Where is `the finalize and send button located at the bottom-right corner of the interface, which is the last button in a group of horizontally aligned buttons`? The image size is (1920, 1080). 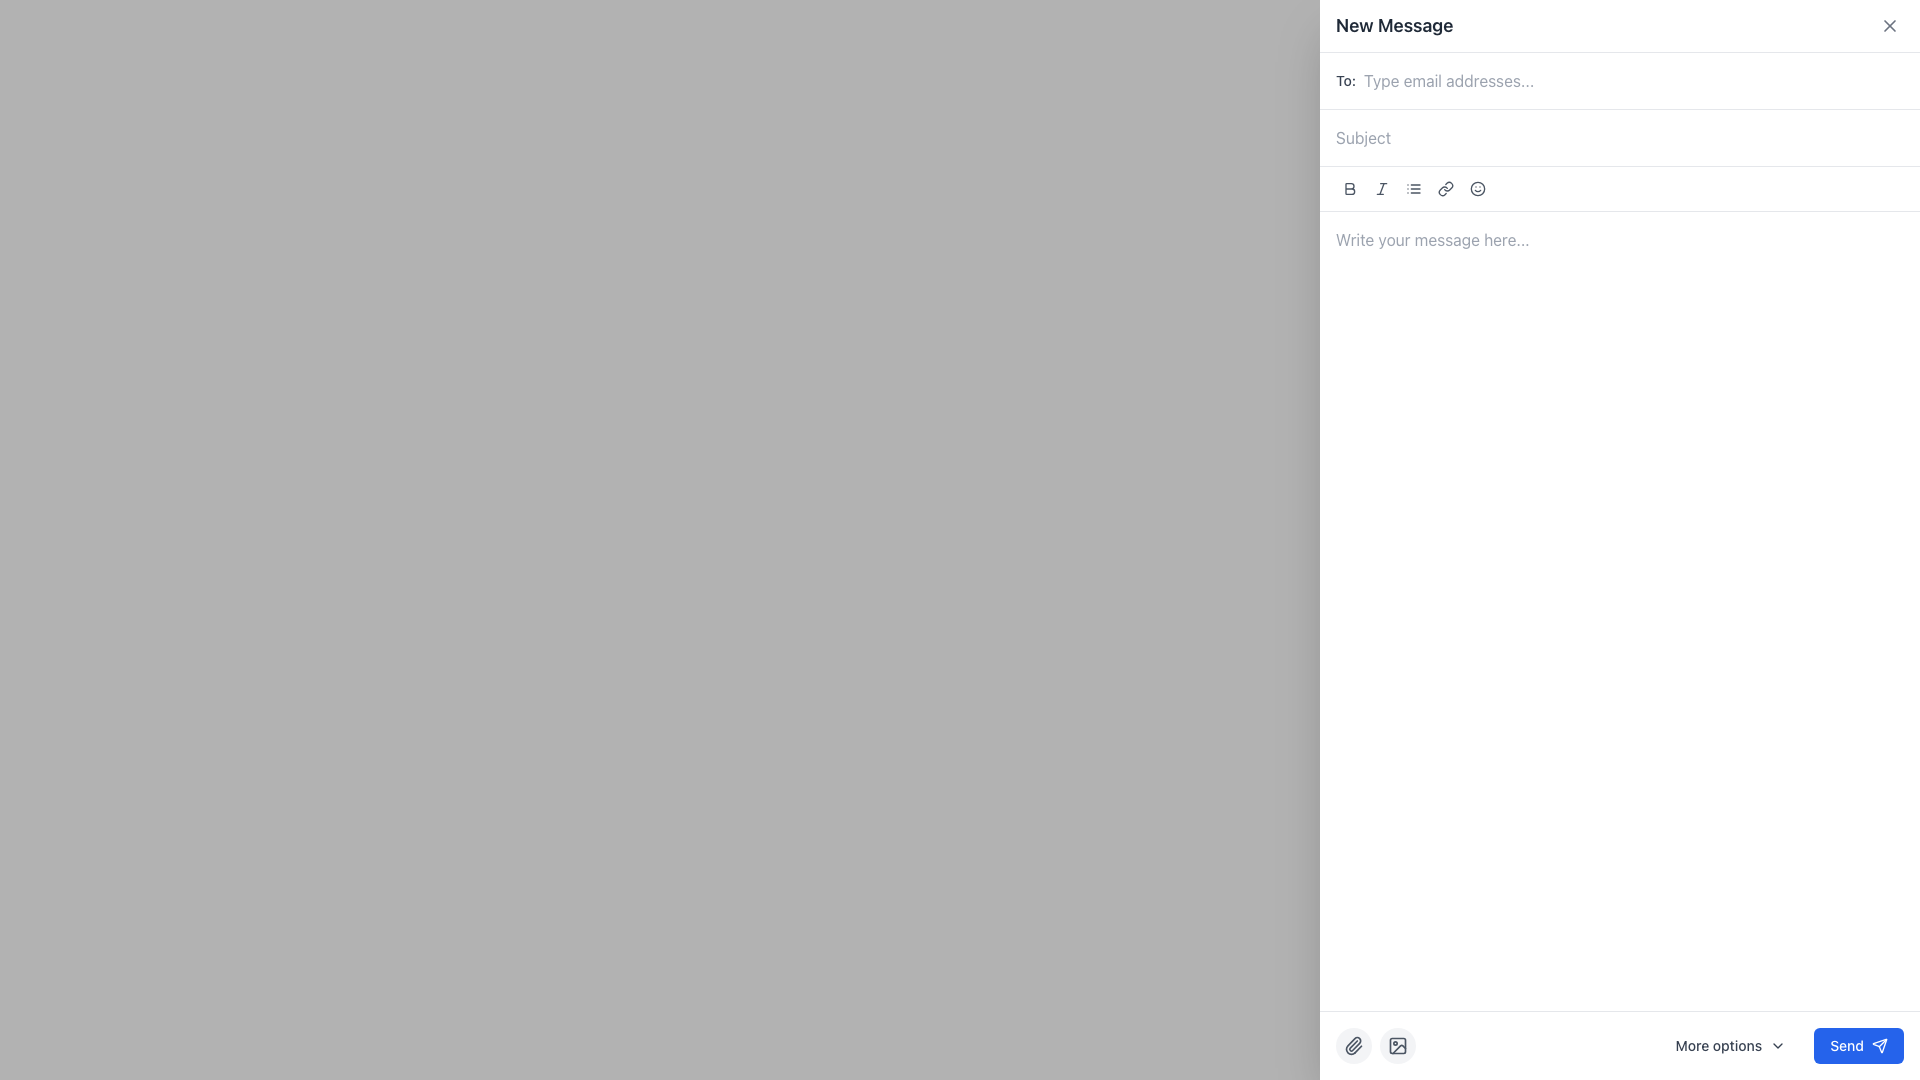
the finalize and send button located at the bottom-right corner of the interface, which is the last button in a group of horizontally aligned buttons is located at coordinates (1858, 1044).